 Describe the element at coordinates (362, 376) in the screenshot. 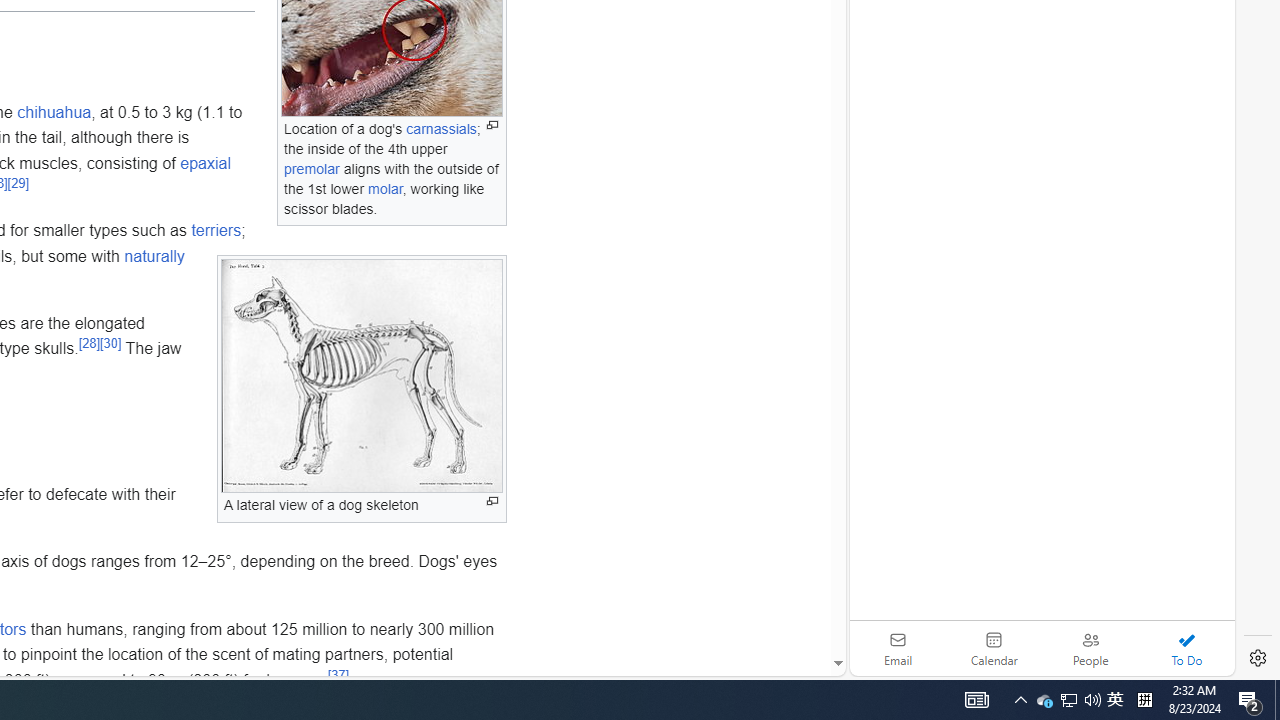

I see `'Class: mw-file-element'` at that location.